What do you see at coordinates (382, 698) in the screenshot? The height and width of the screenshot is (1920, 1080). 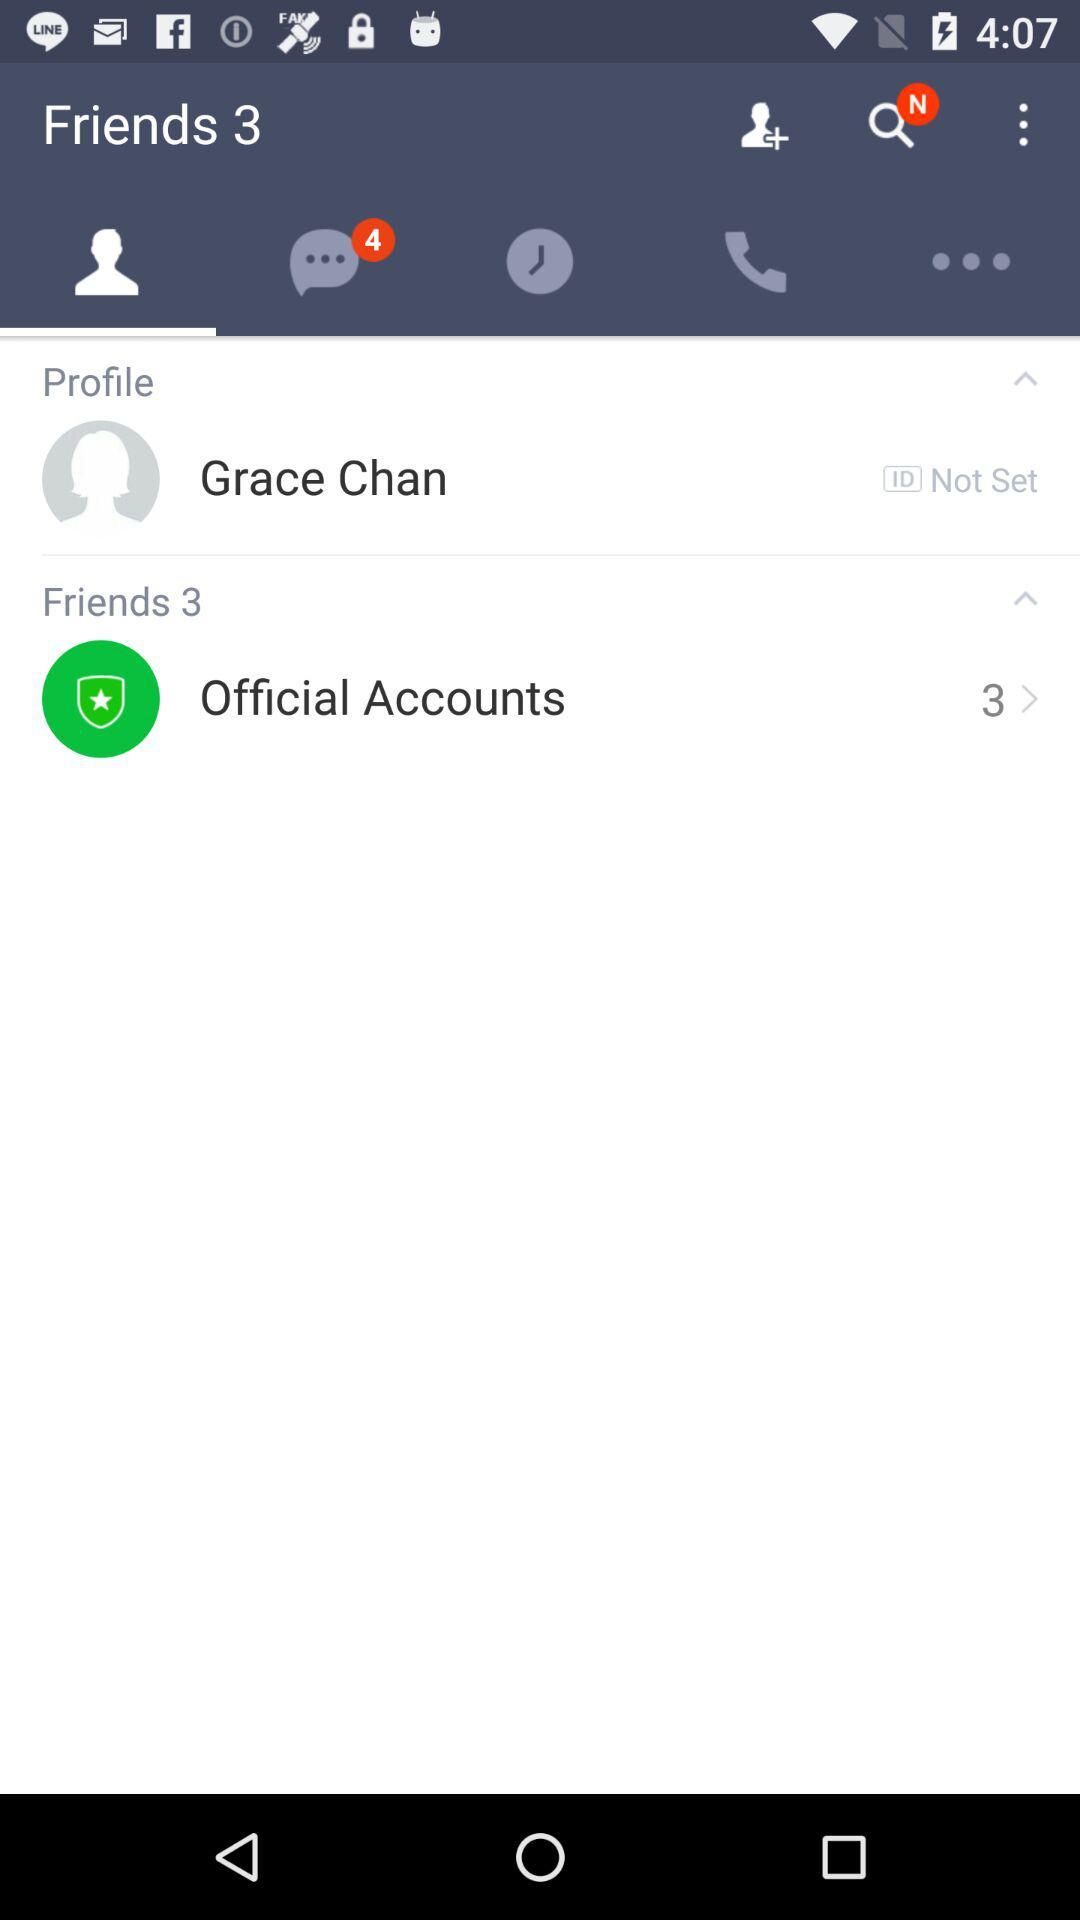 I see `app at the center` at bounding box center [382, 698].